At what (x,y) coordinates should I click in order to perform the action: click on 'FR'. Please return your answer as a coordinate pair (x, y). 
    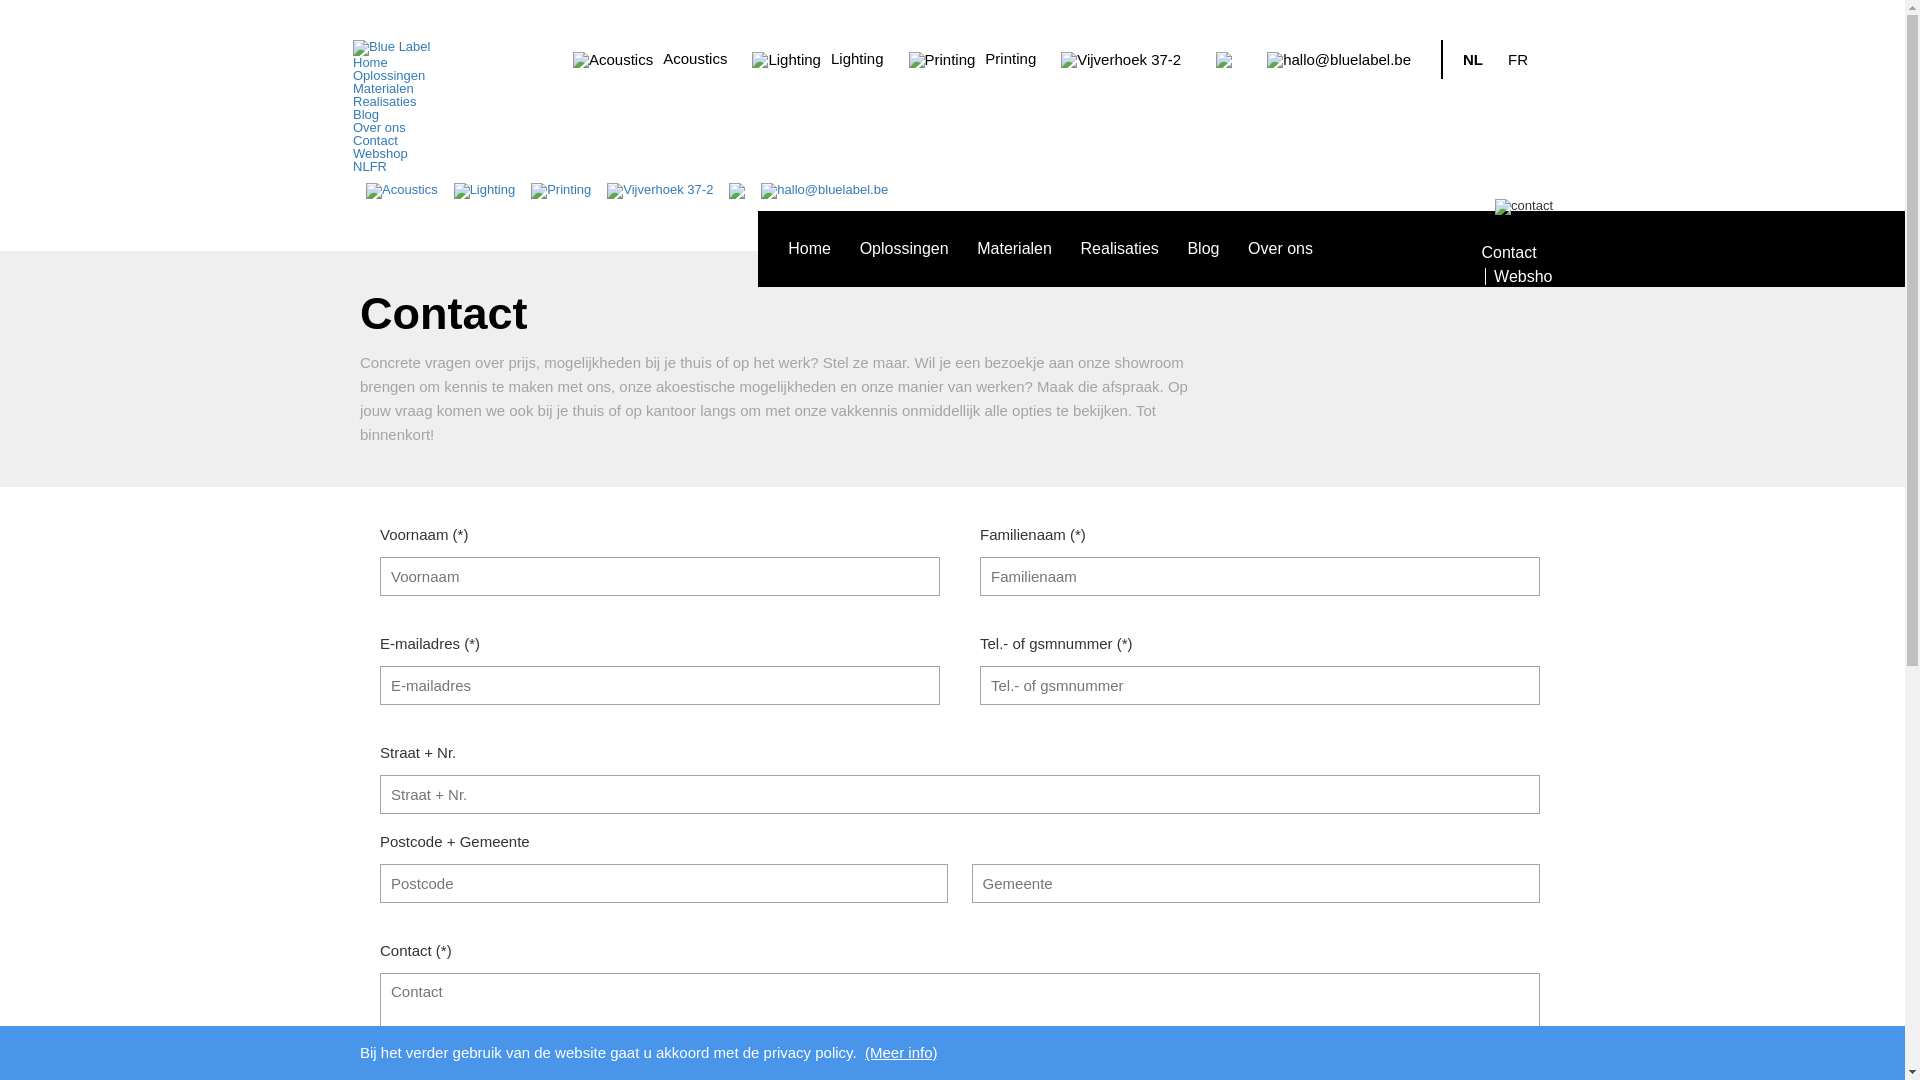
    Looking at the image, I should click on (378, 165).